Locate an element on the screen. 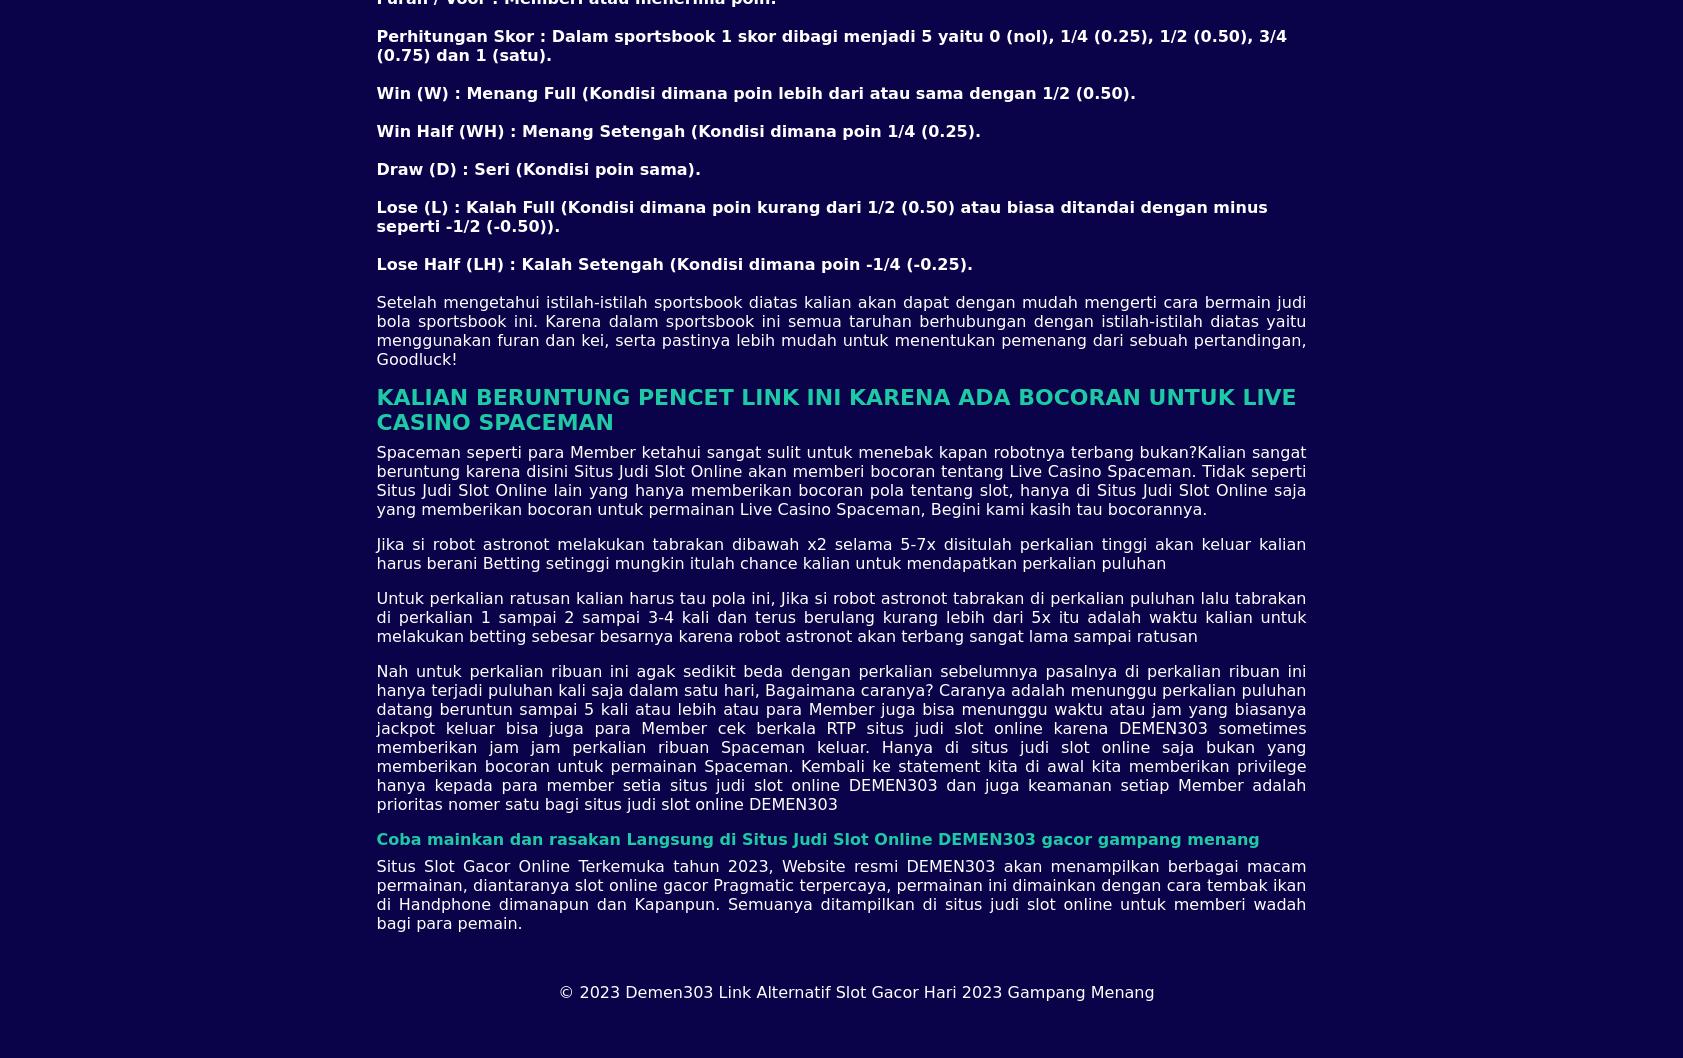  'Setelah mengetahui istilah-istilah sportsbook diatas kalian akan dapat dengan mudah mengerti cara bermain judi bola sportsbook ini. Karena dalam sportsbook ini semua taruhan berhubungan dengan istilah-istilah diatas yaitu menggunakan furan dan kei, serta pastinya lebih mudah untuk menentukan pemenang dari sebuah pertandingan, Goodluck!' is located at coordinates (839, 328).